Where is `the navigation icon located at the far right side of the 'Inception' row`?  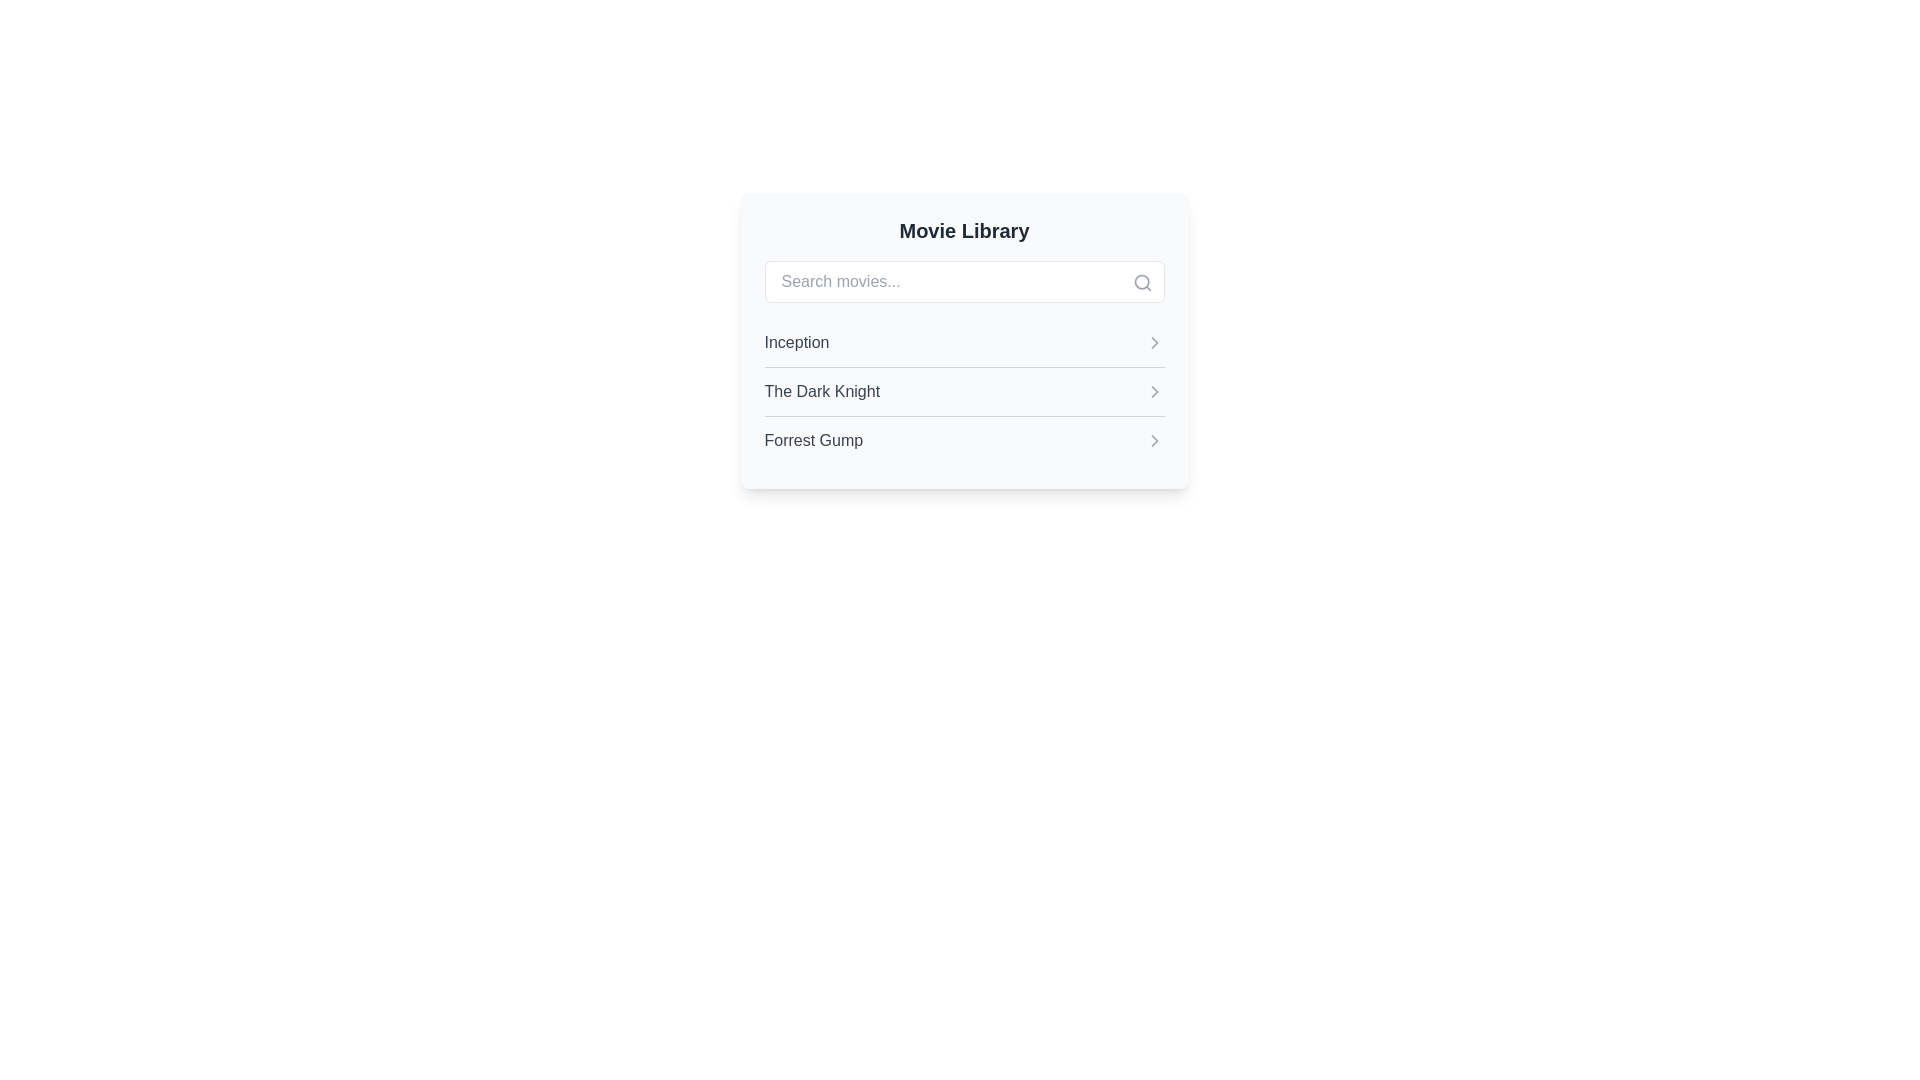 the navigation icon located at the far right side of the 'Inception' row is located at coordinates (1154, 342).